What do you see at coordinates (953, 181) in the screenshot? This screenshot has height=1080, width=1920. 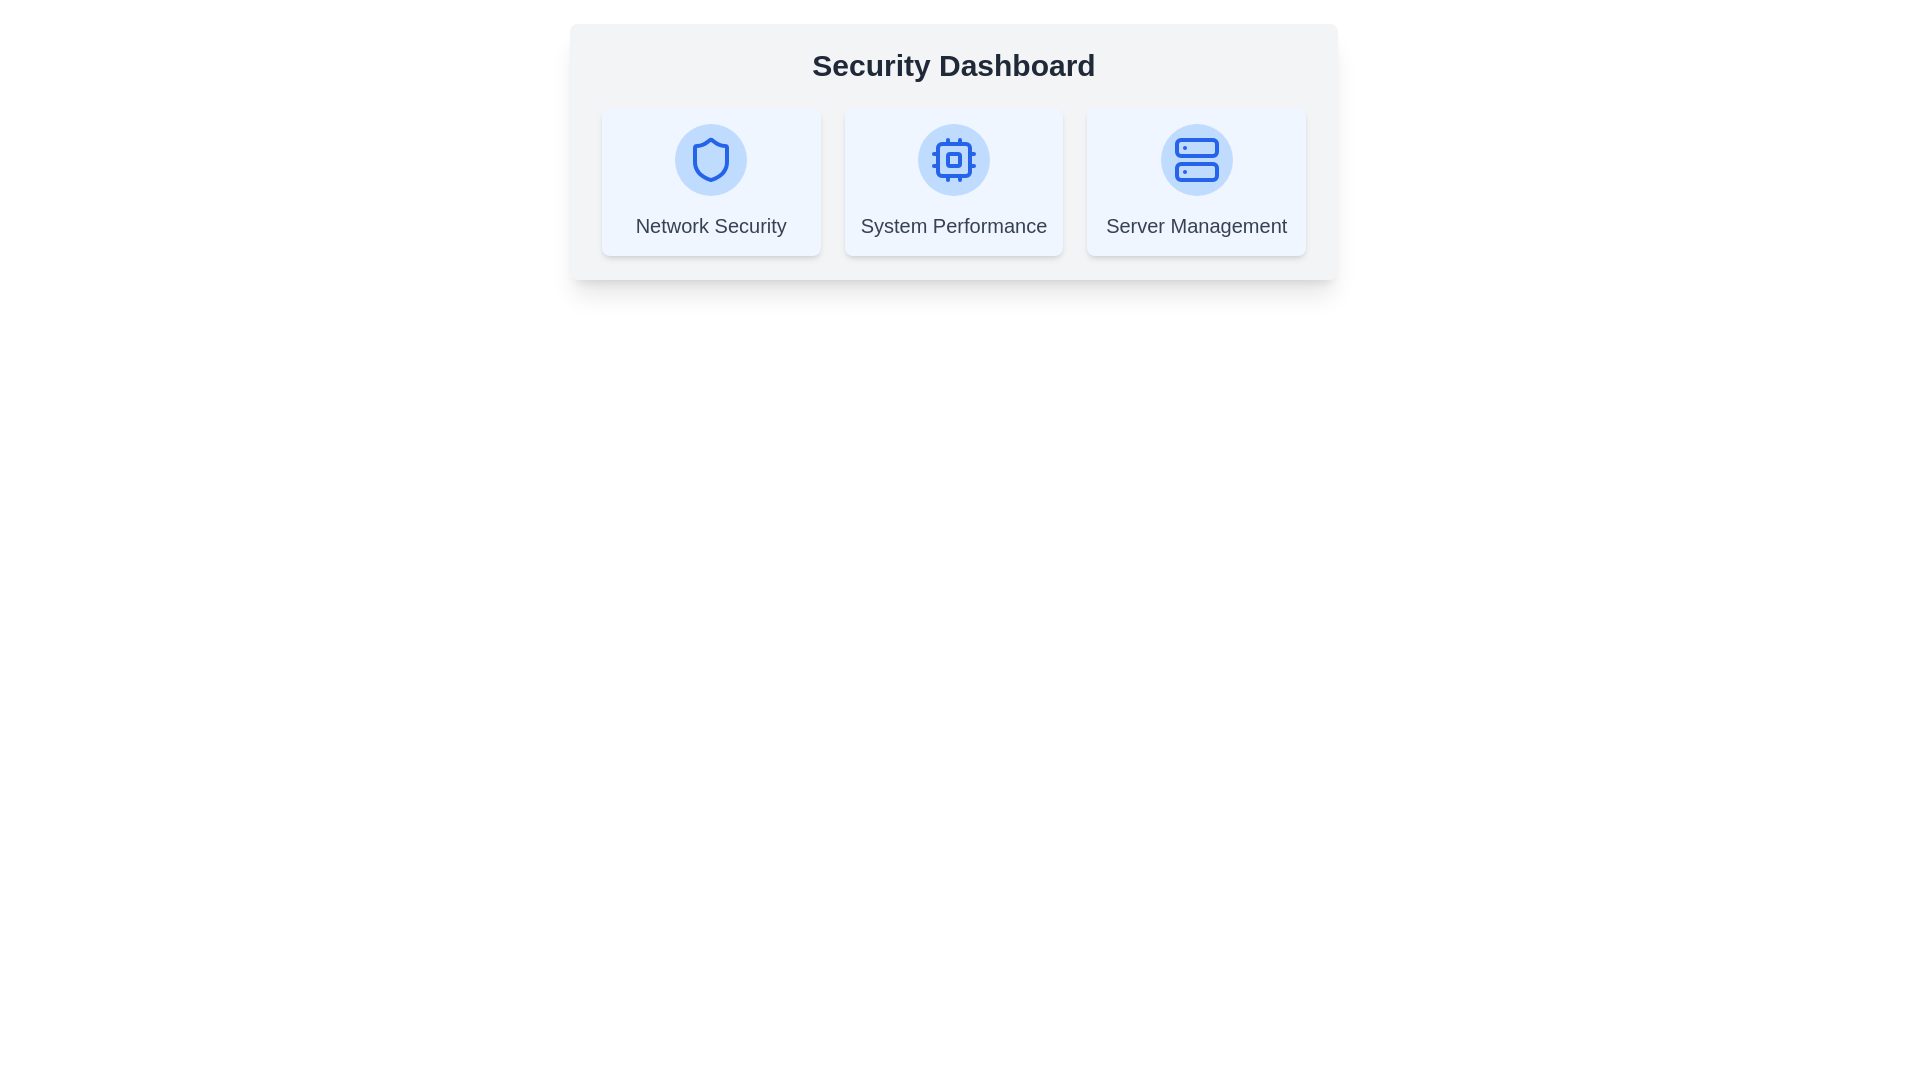 I see `the 'System Performance' section which visually represents the functionality and is located between 'Network Security' and 'Server Management'` at bounding box center [953, 181].